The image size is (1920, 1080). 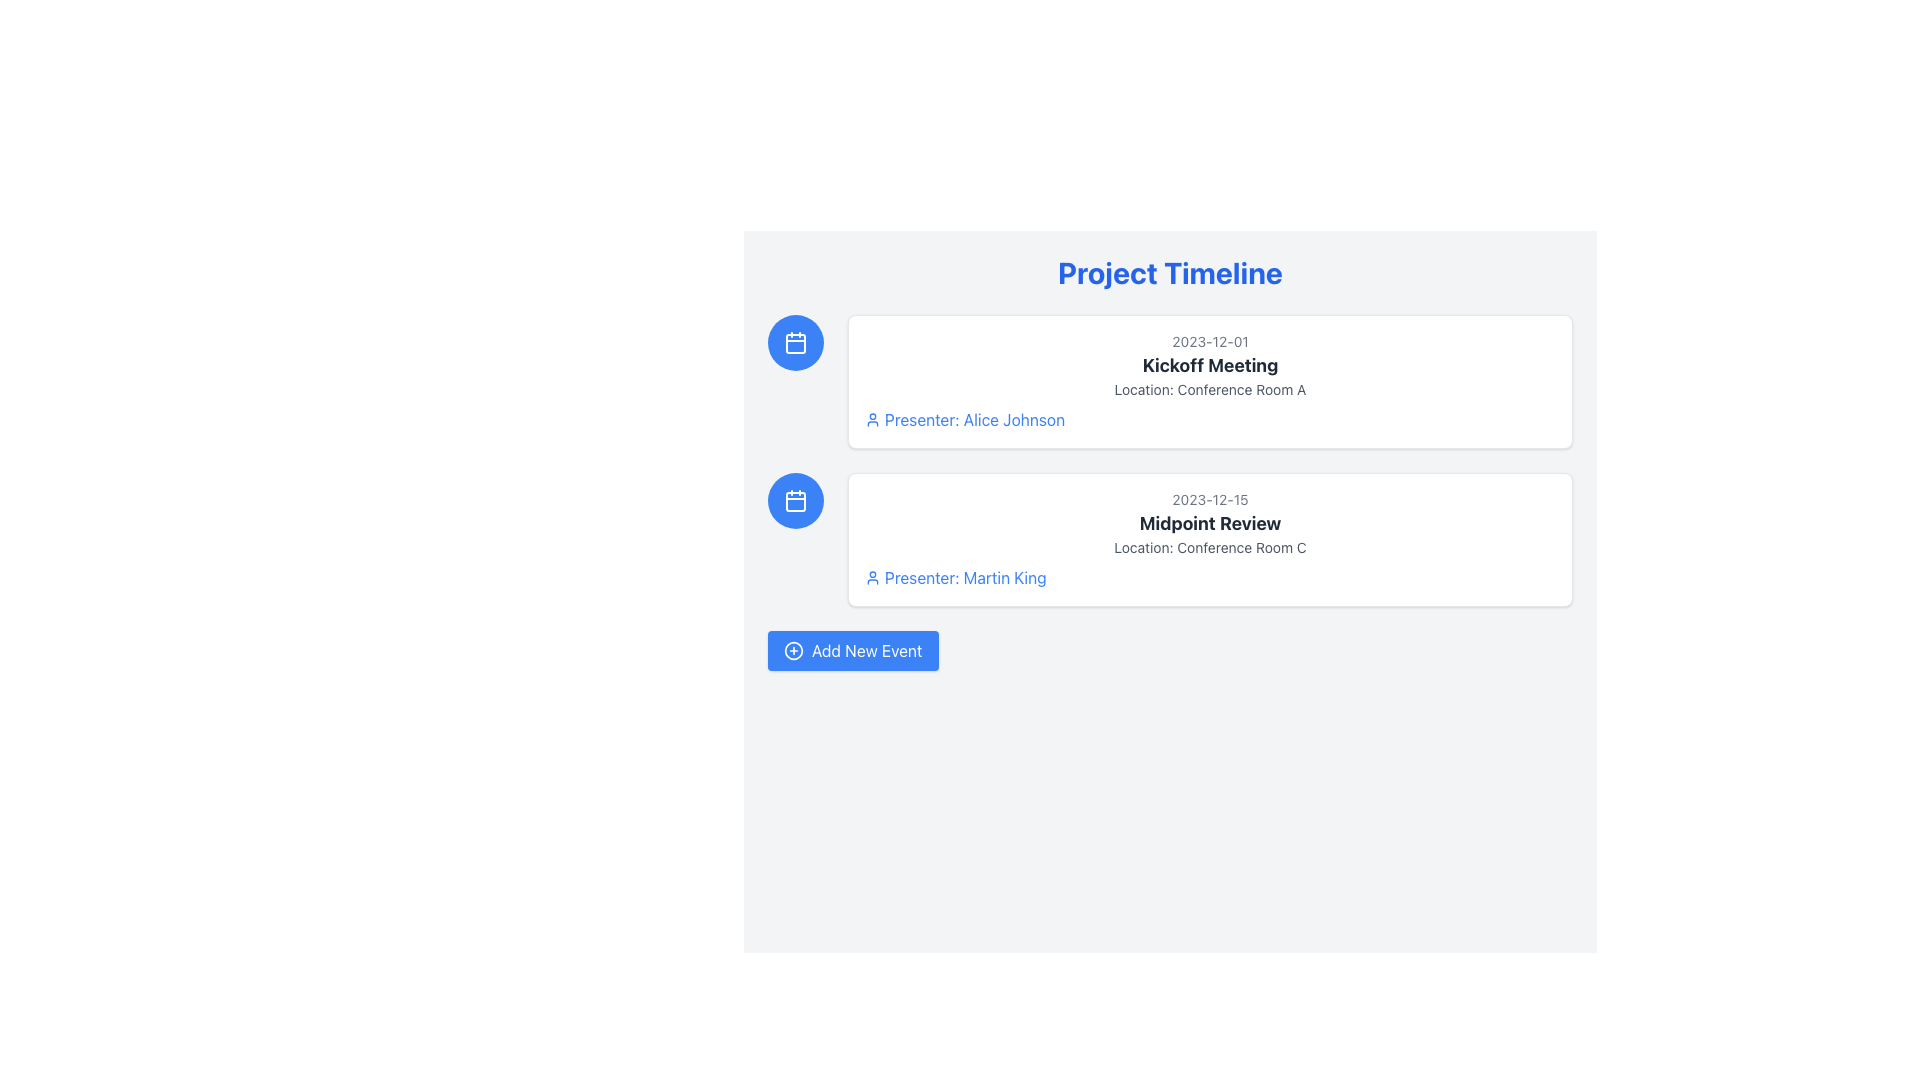 What do you see at coordinates (873, 419) in the screenshot?
I see `the small blue user icon resembling a person silhouette, which is positioned to the left of the text 'Presenter: Alice Johnson' in the timeline interface` at bounding box center [873, 419].